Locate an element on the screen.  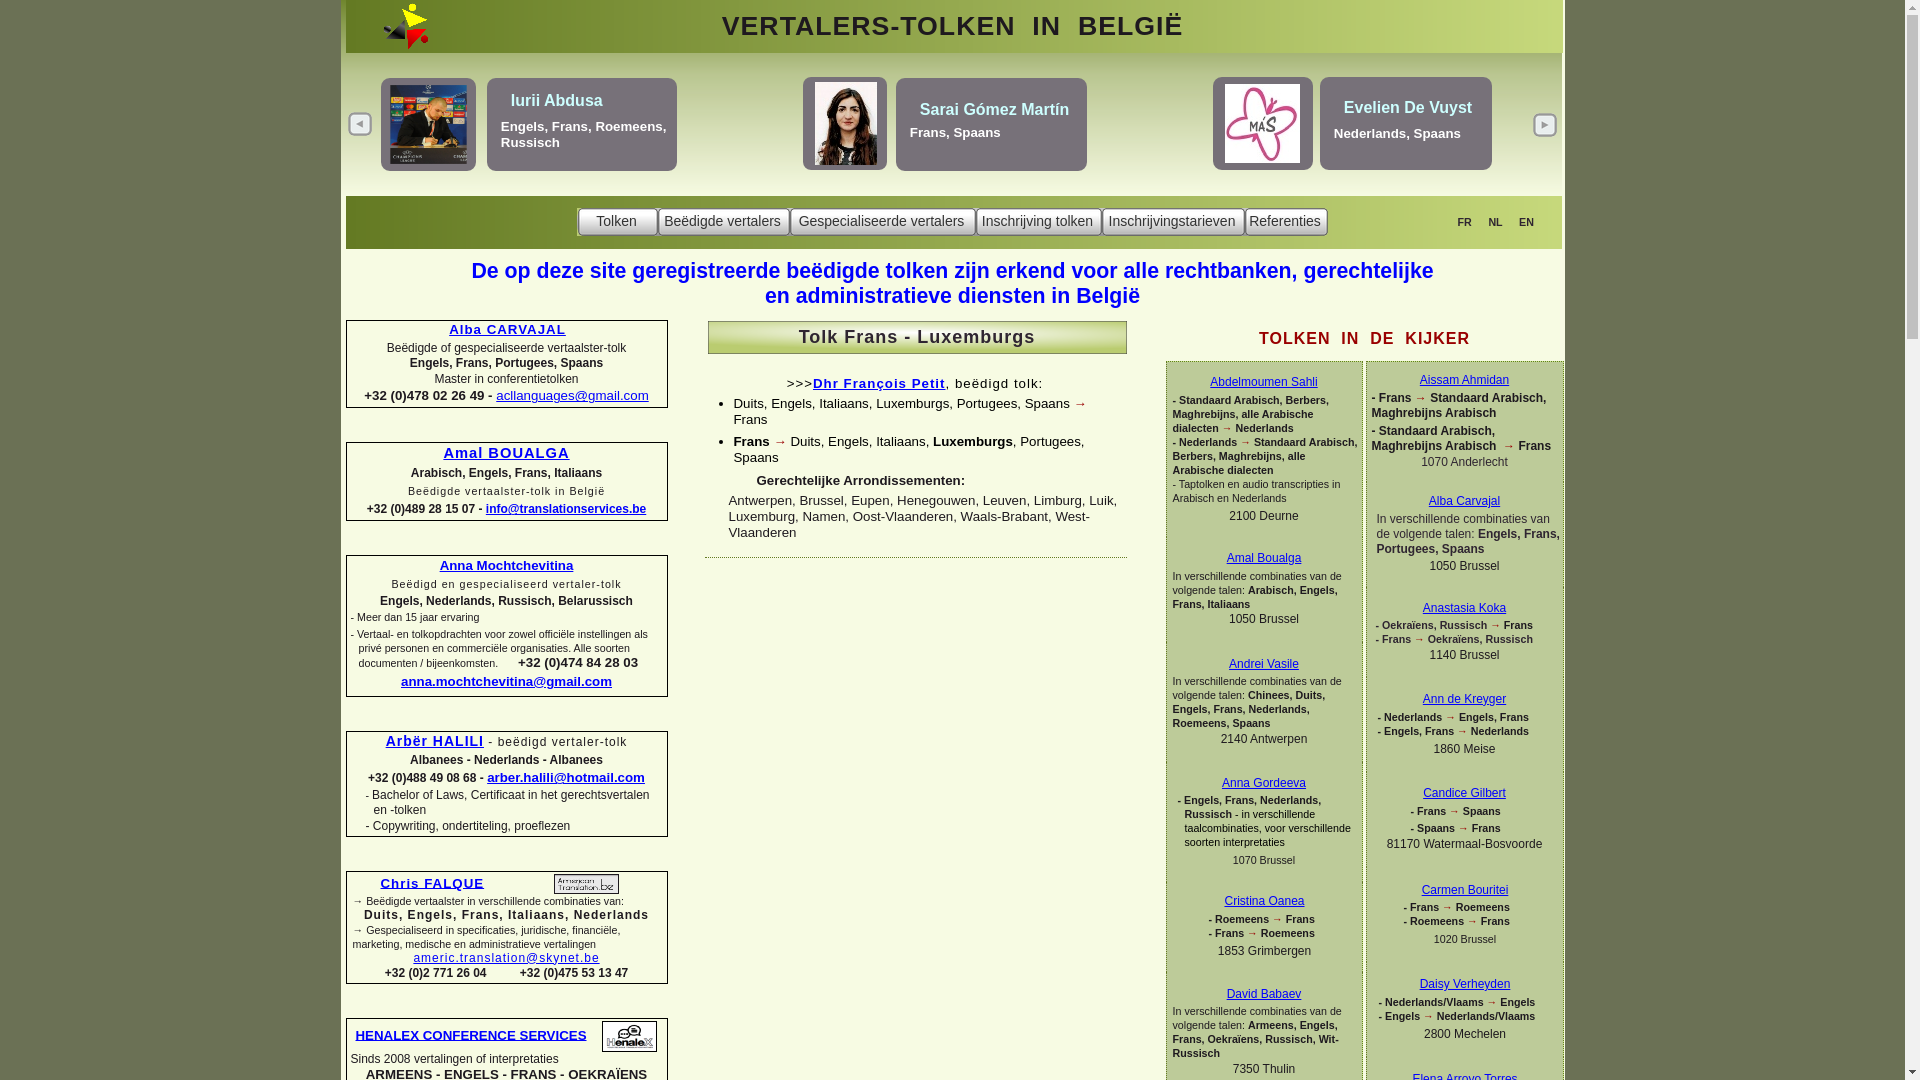
'arber.halili@hotmail.com' is located at coordinates (565, 776).